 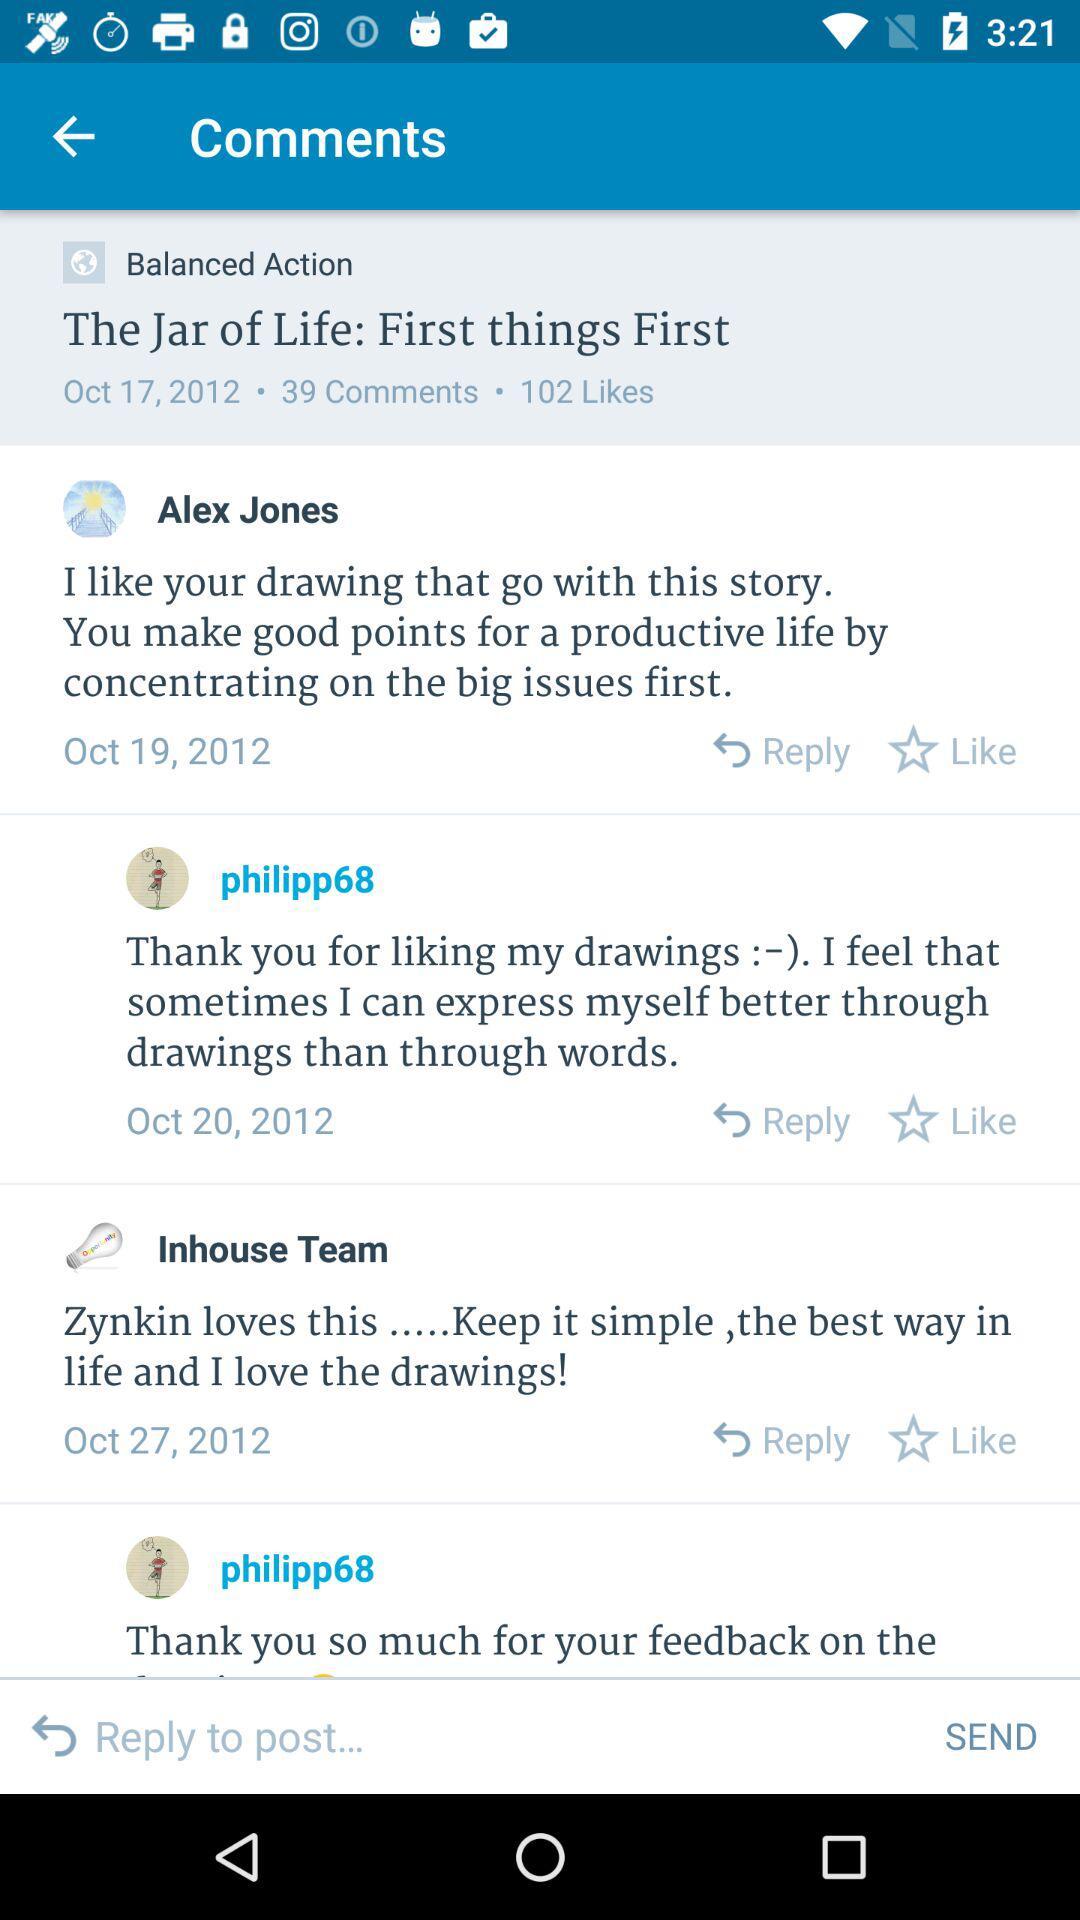 What do you see at coordinates (730, 748) in the screenshot?
I see `reply back` at bounding box center [730, 748].